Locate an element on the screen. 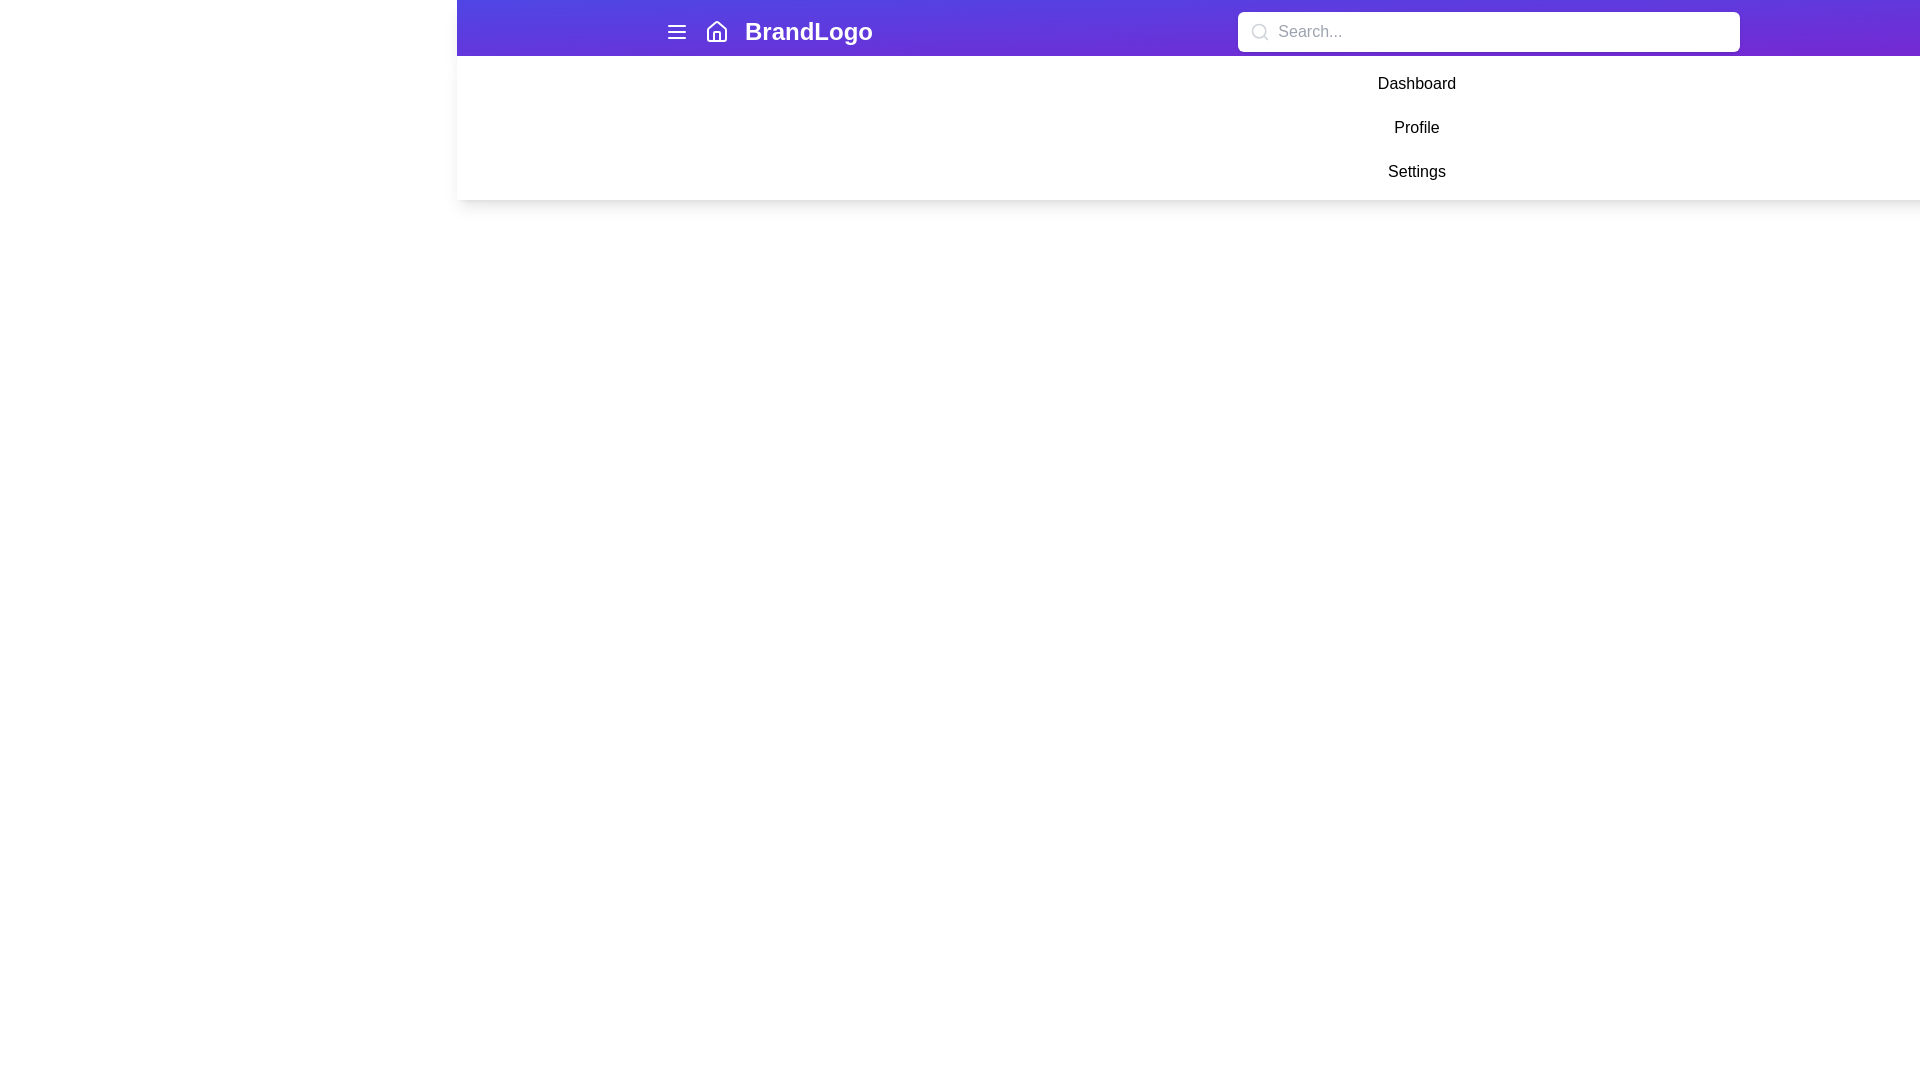 The height and width of the screenshot is (1080, 1920). the home SVG icon located in the top navigation bar, positioned between the hamburger menu icon and the 'BrandLogo' text is located at coordinates (716, 31).